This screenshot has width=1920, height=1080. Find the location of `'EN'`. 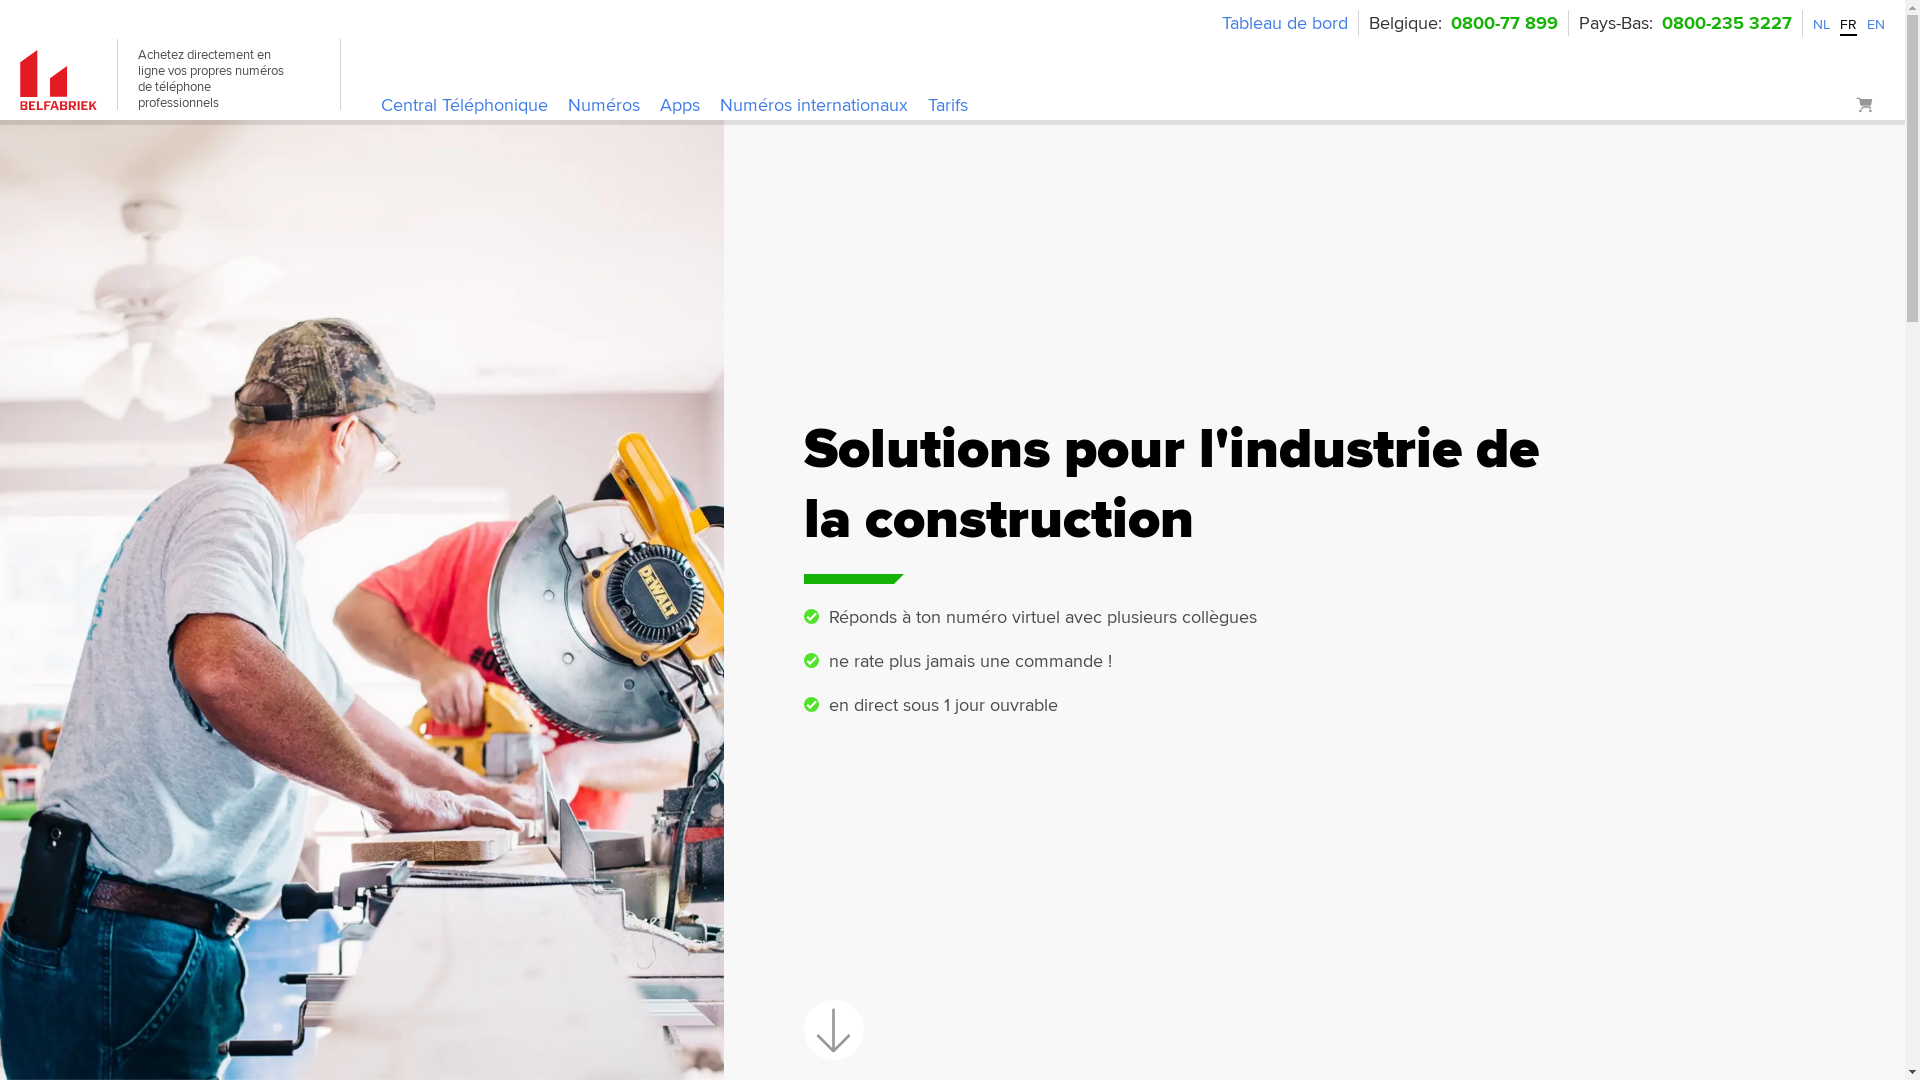

'EN' is located at coordinates (1875, 24).